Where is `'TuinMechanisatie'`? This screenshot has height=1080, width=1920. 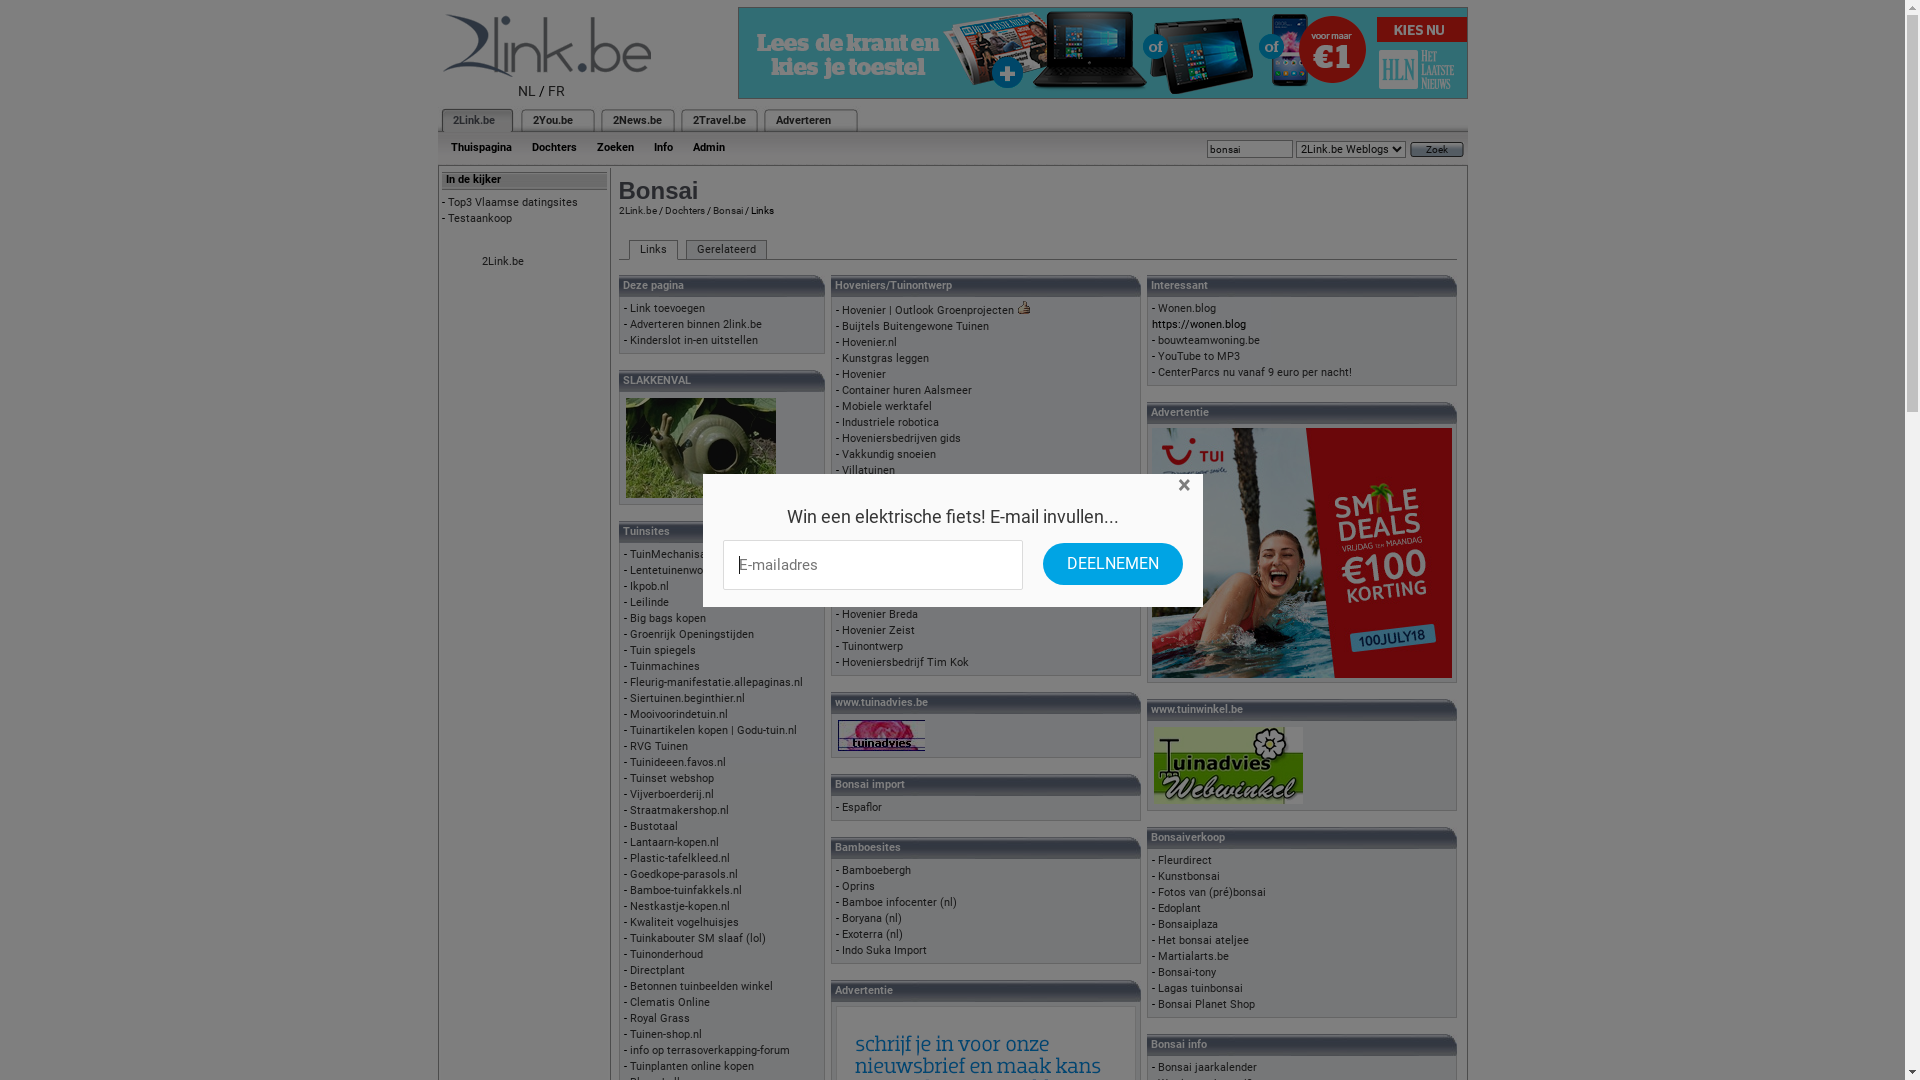 'TuinMechanisatie' is located at coordinates (674, 554).